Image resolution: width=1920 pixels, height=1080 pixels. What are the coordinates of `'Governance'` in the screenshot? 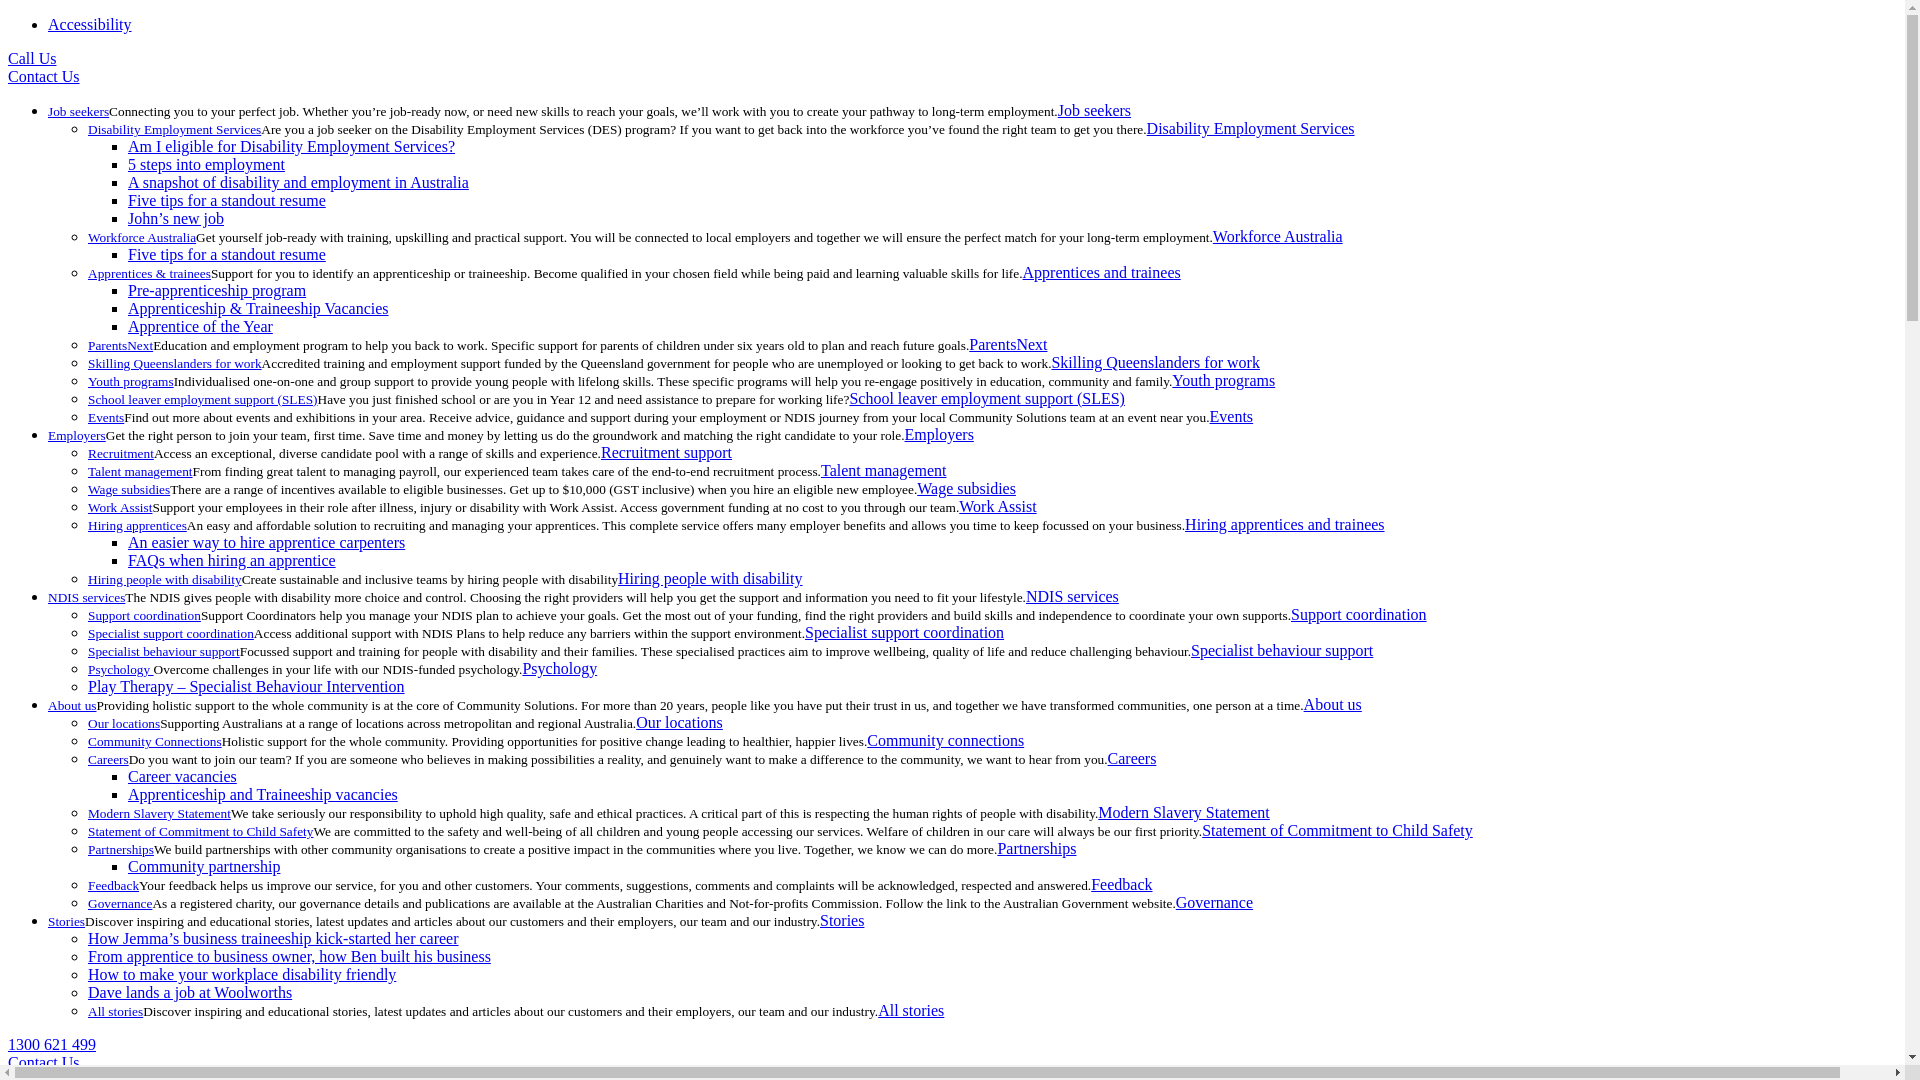 It's located at (1176, 902).